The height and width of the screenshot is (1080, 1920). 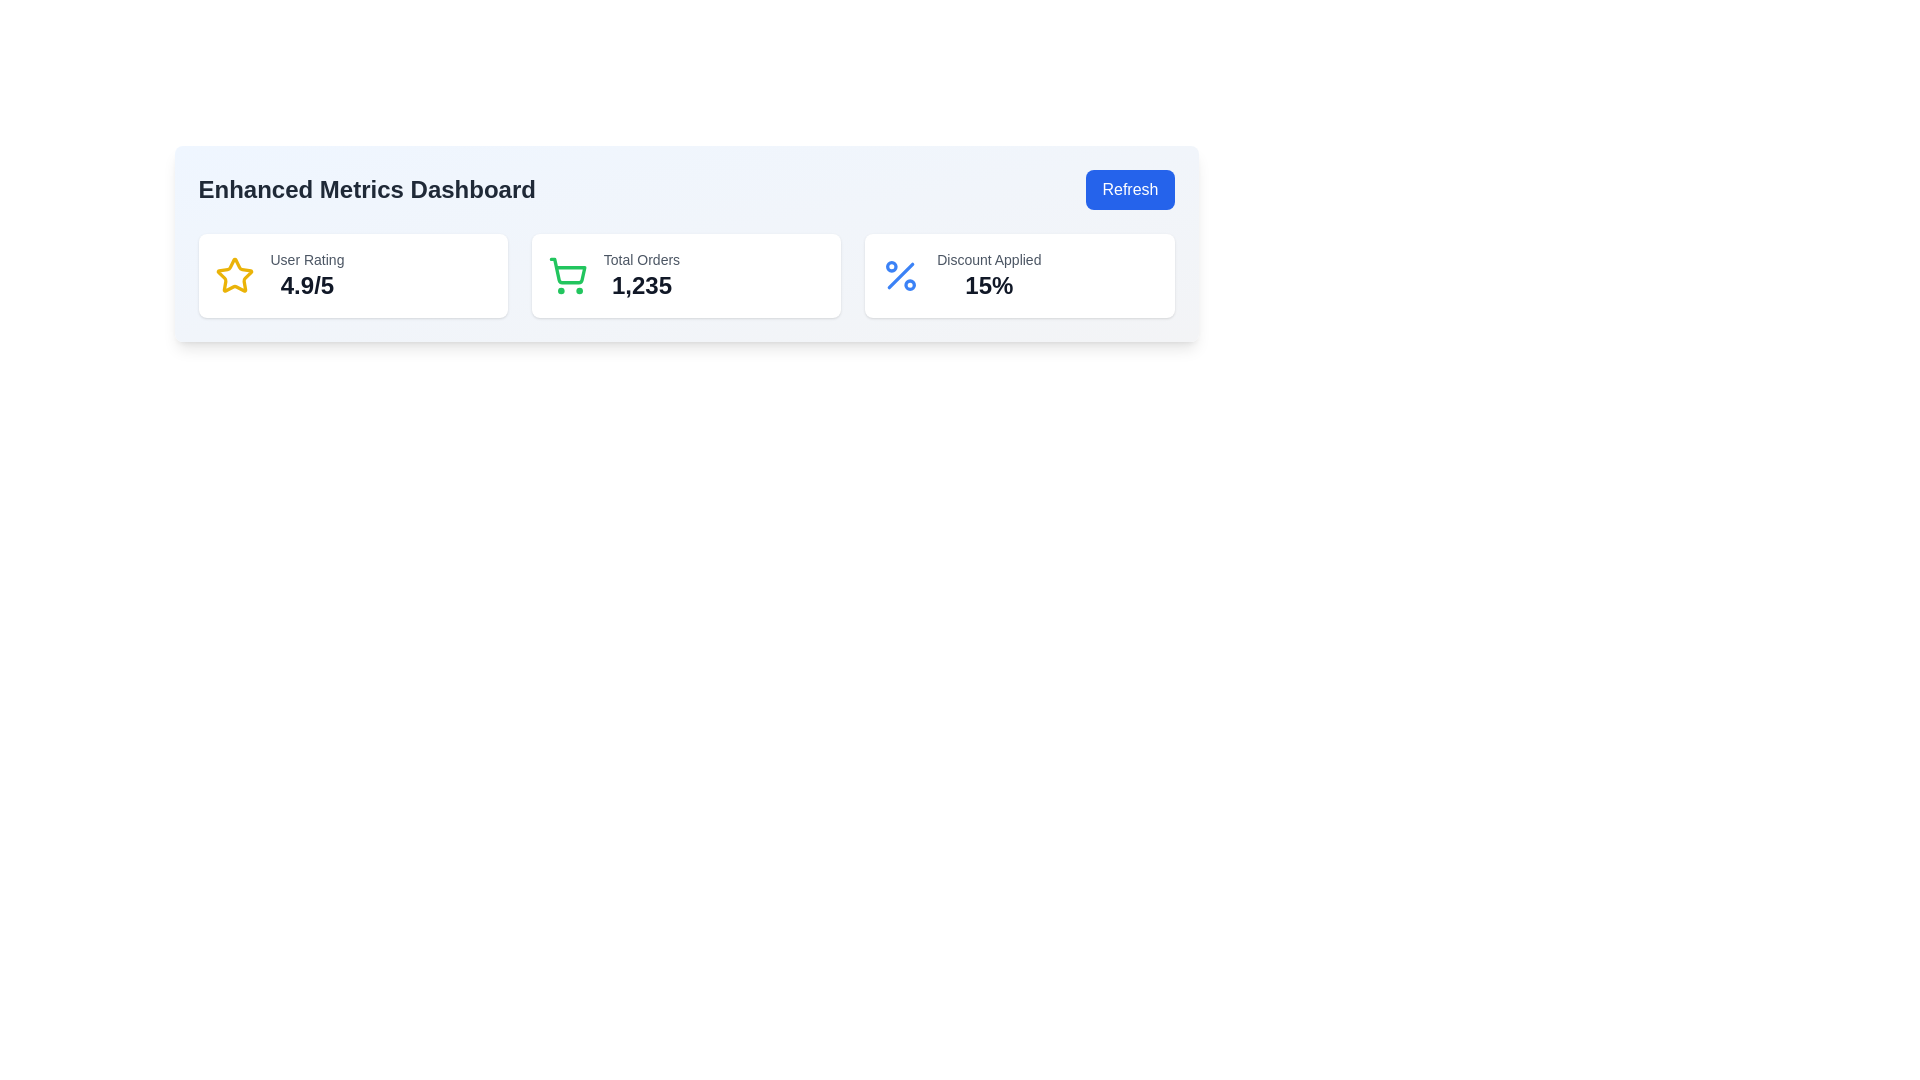 What do you see at coordinates (306, 285) in the screenshot?
I see `the bold, large-font text displaying '4.9/5' with a dark gray color located in the 'User Rating' section of the dashboard` at bounding box center [306, 285].